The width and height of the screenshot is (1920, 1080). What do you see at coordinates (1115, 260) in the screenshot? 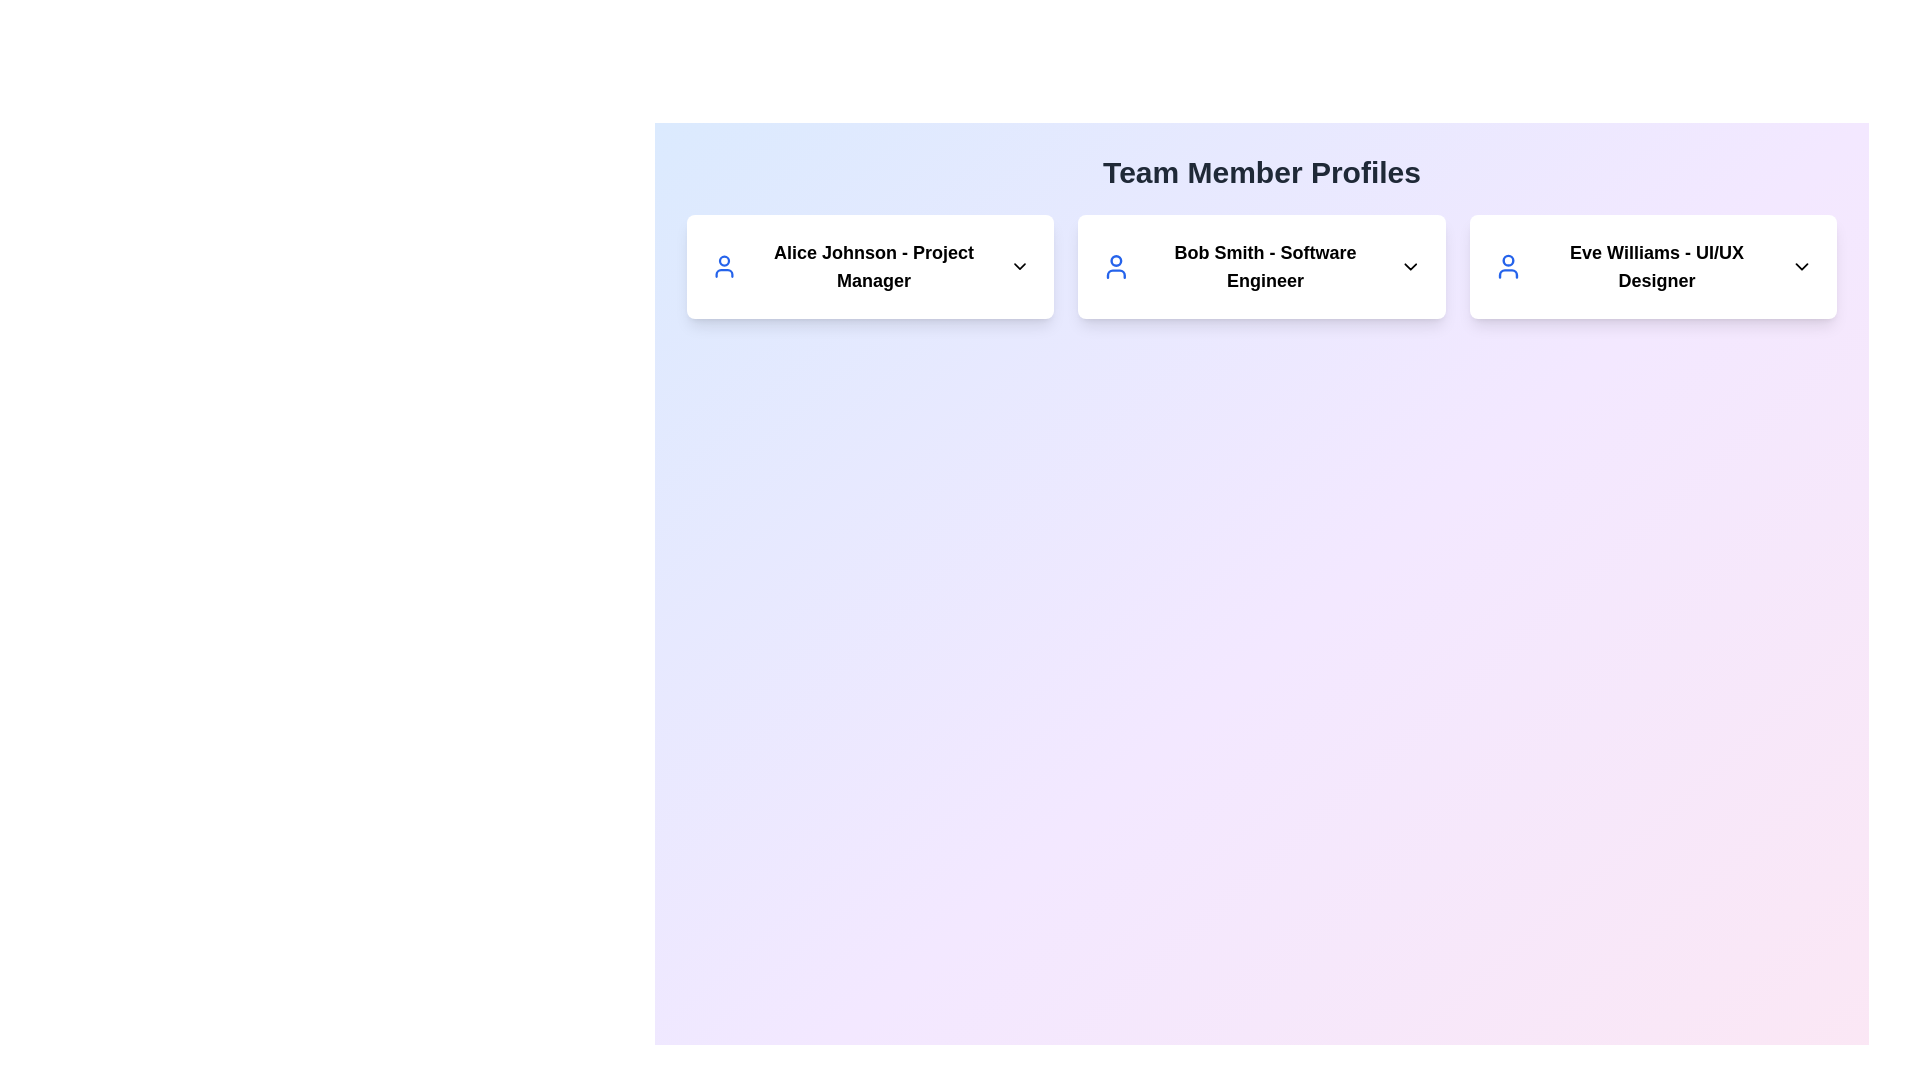
I see `the decorative SVG Circle representing the user profile of Bob Smith - Software Engineer, located in the second card from the left in the 'Team Member Profiles' section` at bounding box center [1115, 260].